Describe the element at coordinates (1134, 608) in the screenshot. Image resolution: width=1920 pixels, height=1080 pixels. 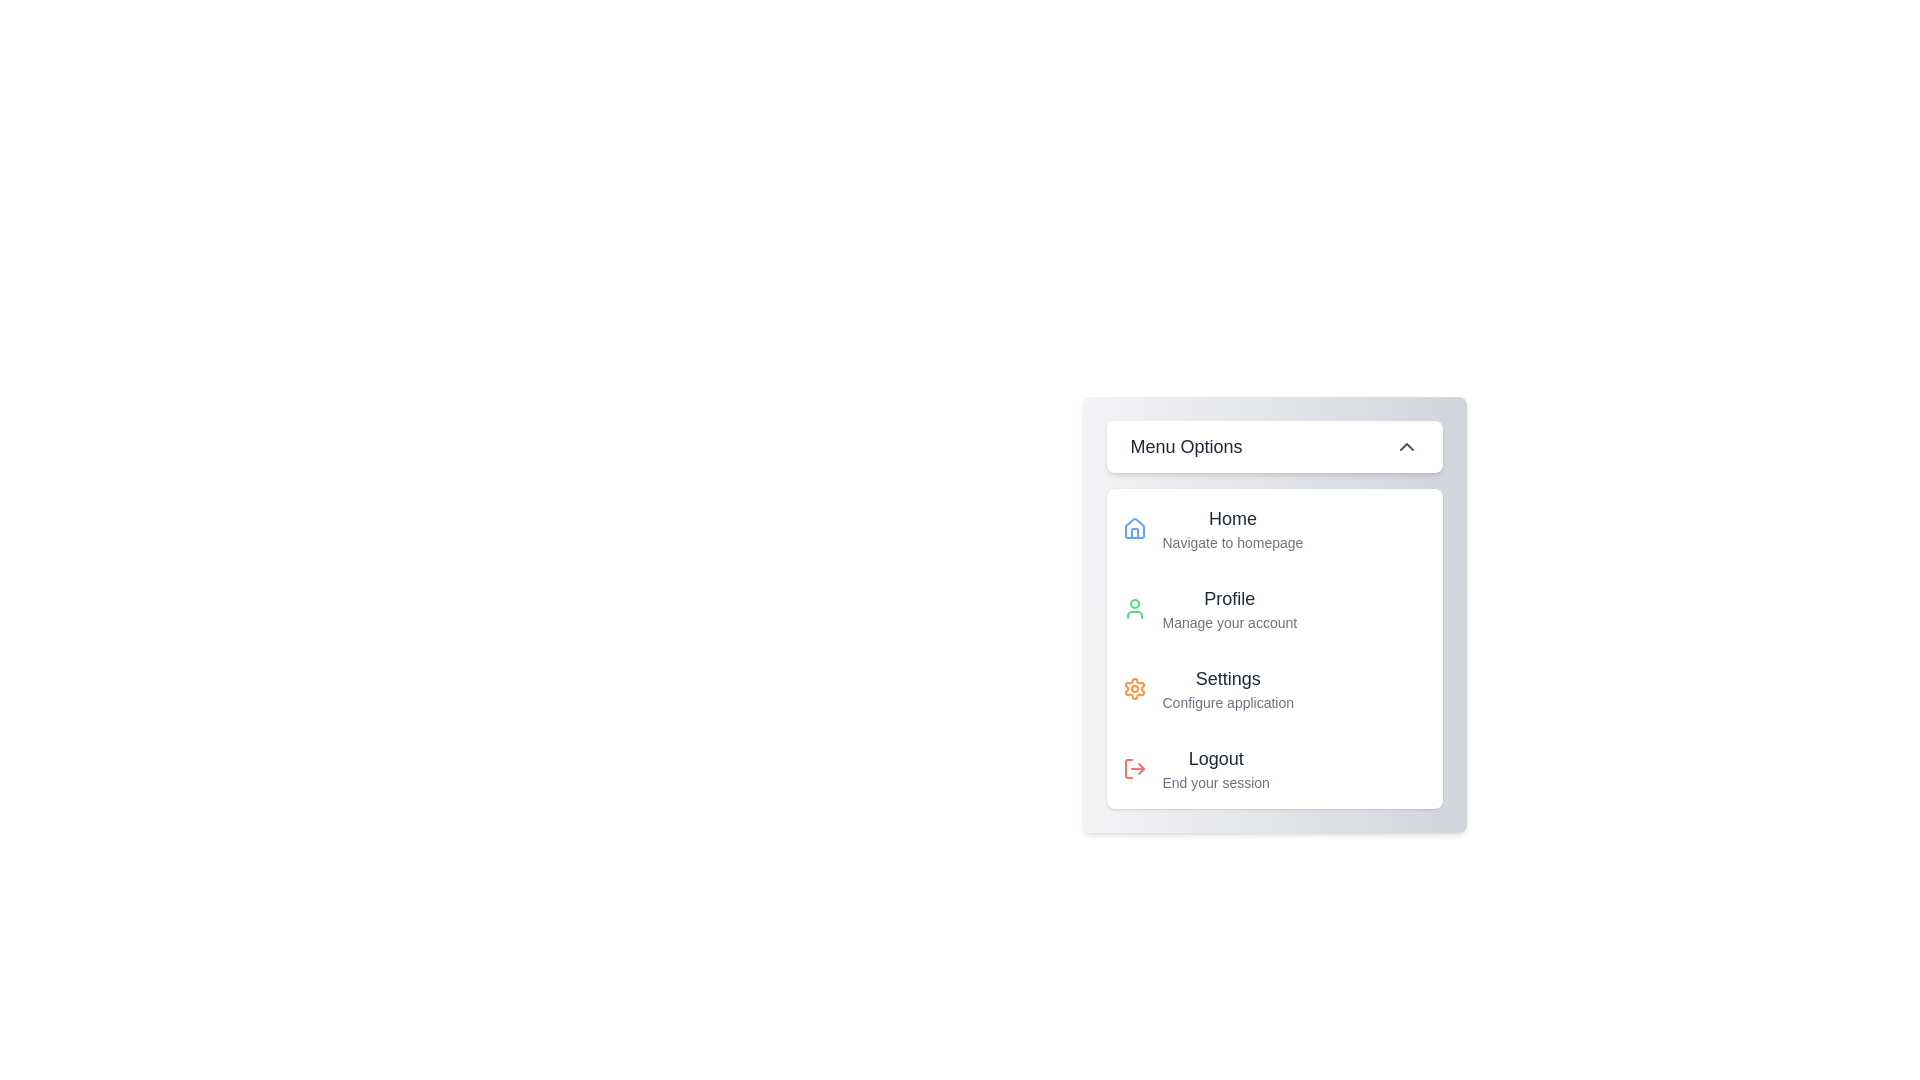
I see `the user profile icon in the 'Profile' section of the menu list, which is depicted in a line-art style with a green stroke color` at that location.